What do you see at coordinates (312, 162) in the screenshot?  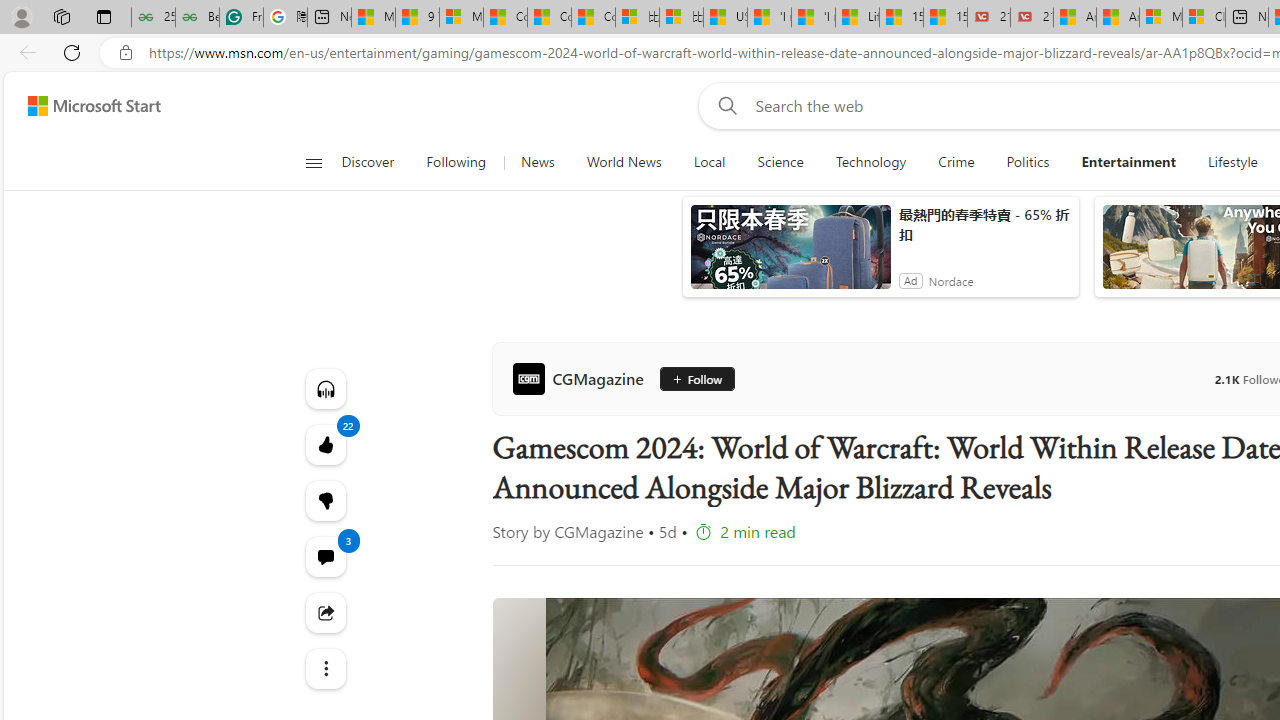 I see `'Class: button-glyph'` at bounding box center [312, 162].